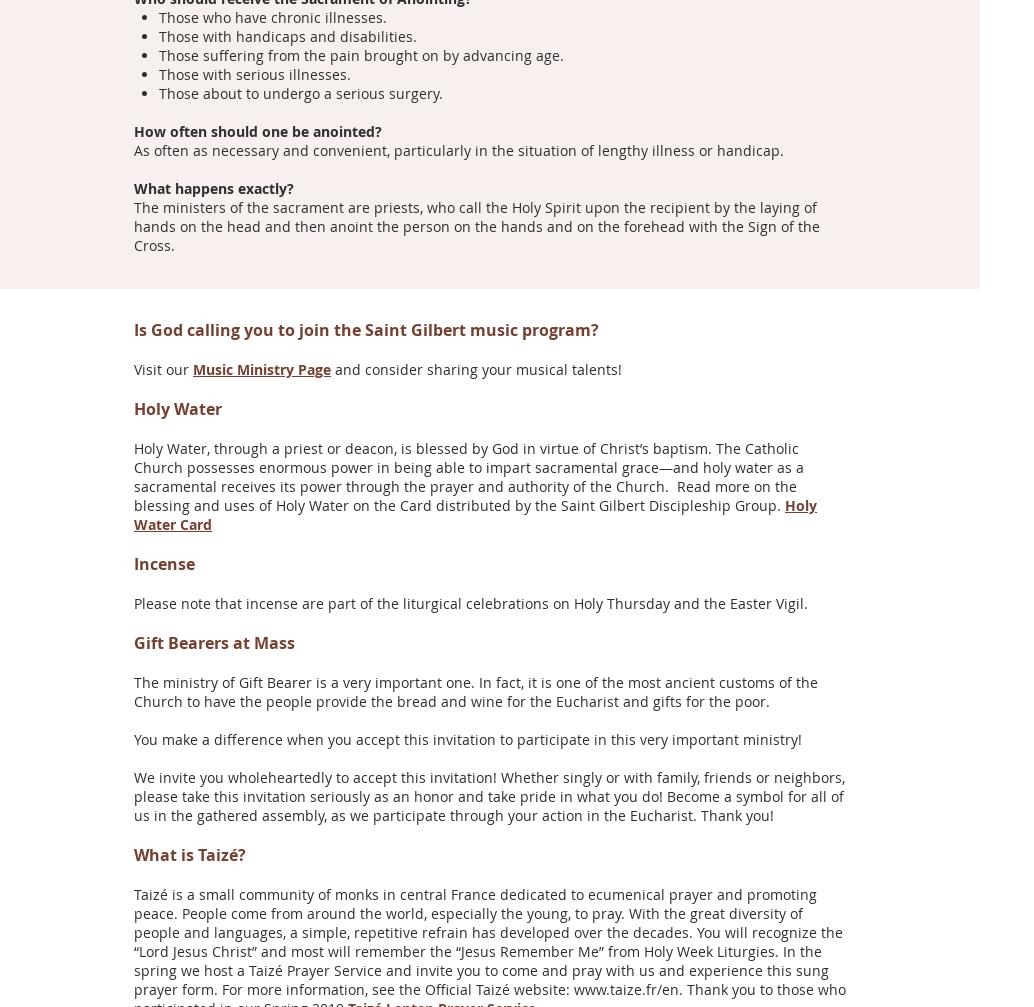  Describe the element at coordinates (180, 408) in the screenshot. I see `'Holy Water'` at that location.